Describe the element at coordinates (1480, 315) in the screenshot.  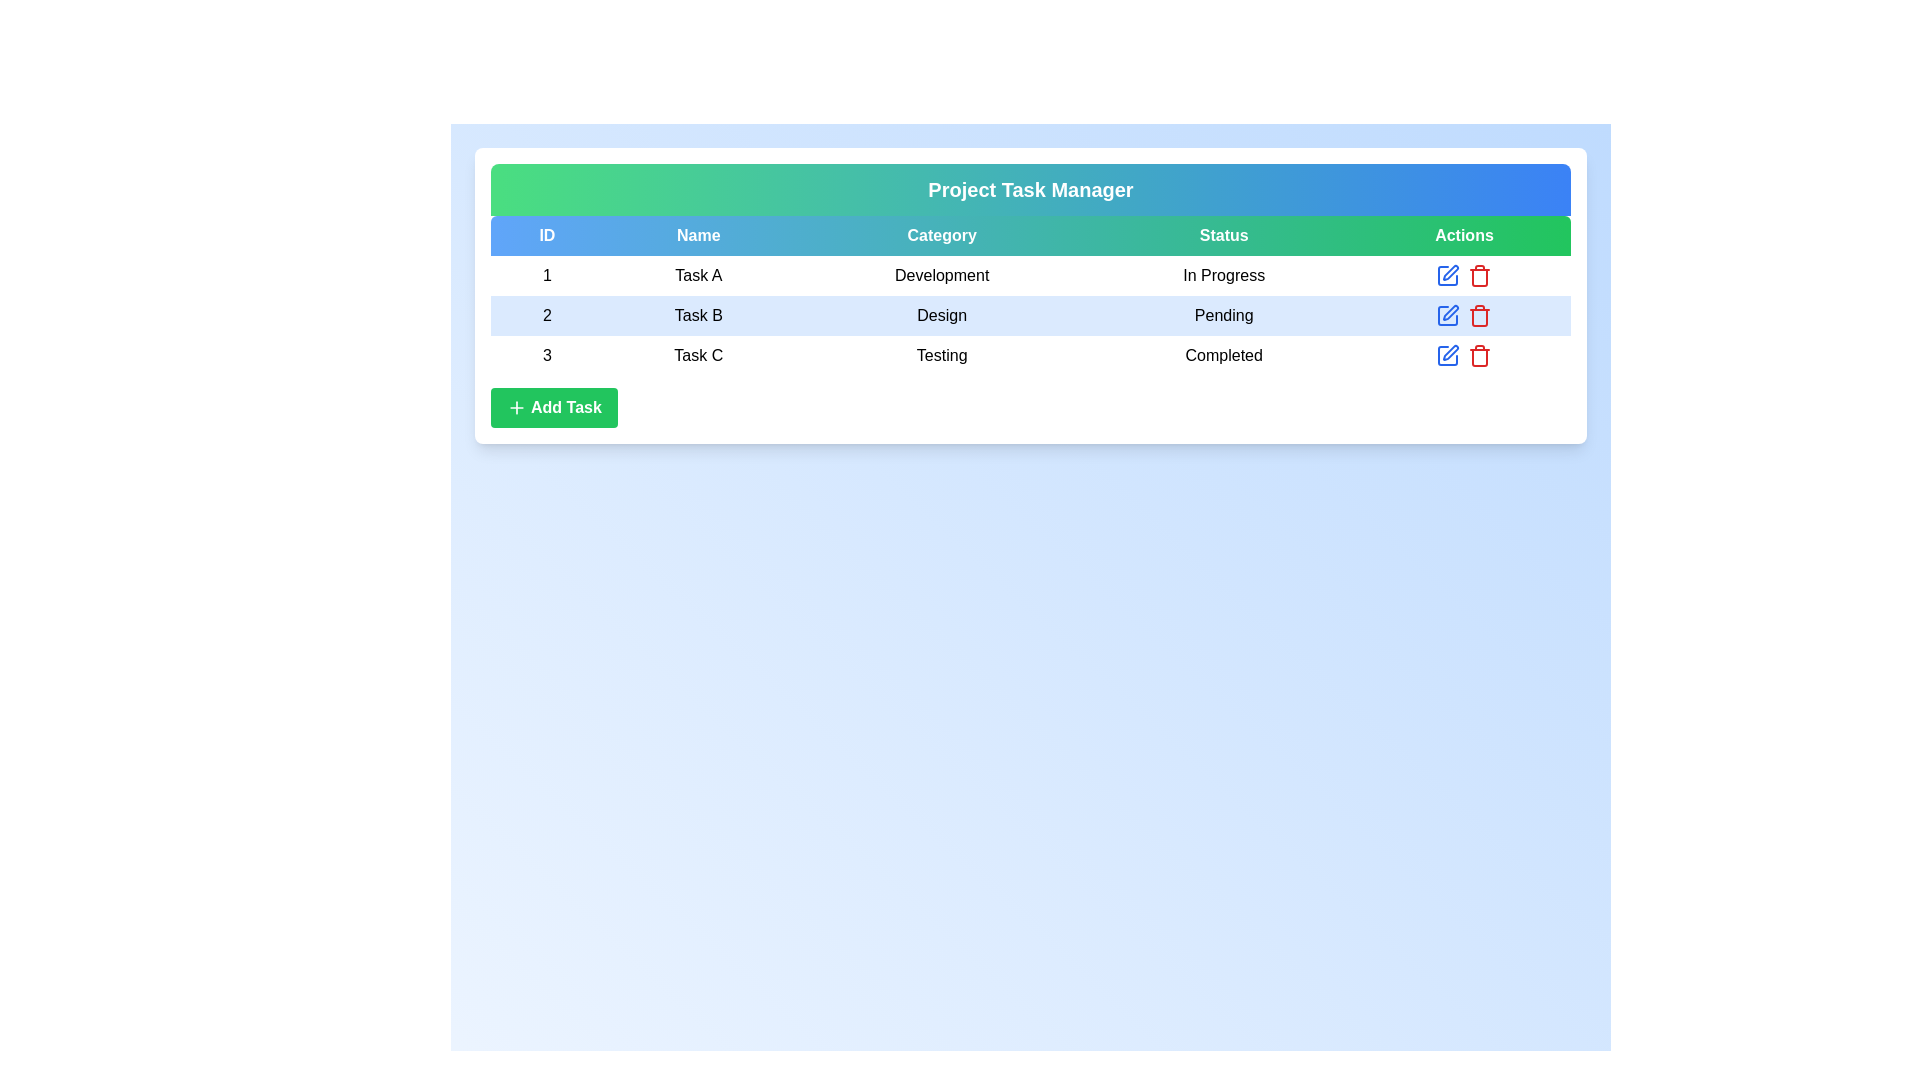
I see `the delete icon for the task with ID 2` at that location.